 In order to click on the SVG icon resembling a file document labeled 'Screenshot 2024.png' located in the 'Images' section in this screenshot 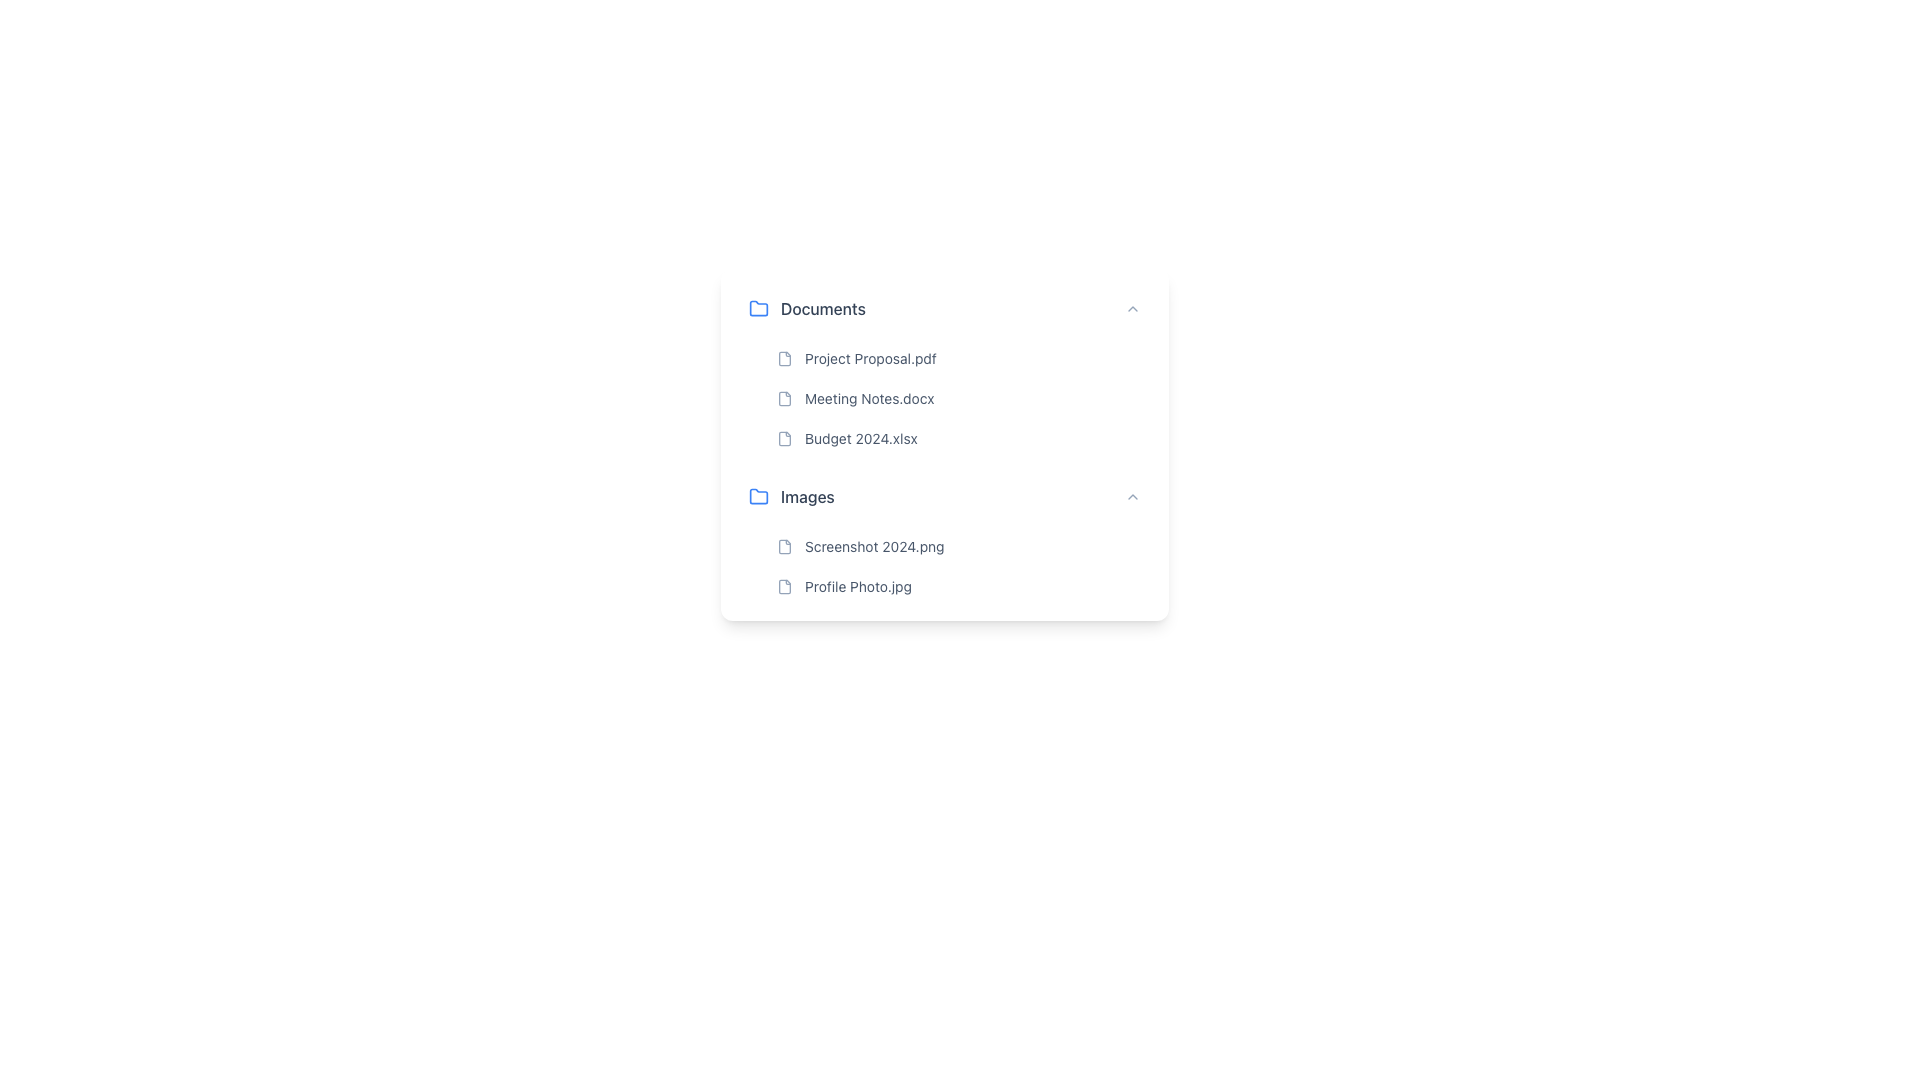, I will do `click(784, 547)`.